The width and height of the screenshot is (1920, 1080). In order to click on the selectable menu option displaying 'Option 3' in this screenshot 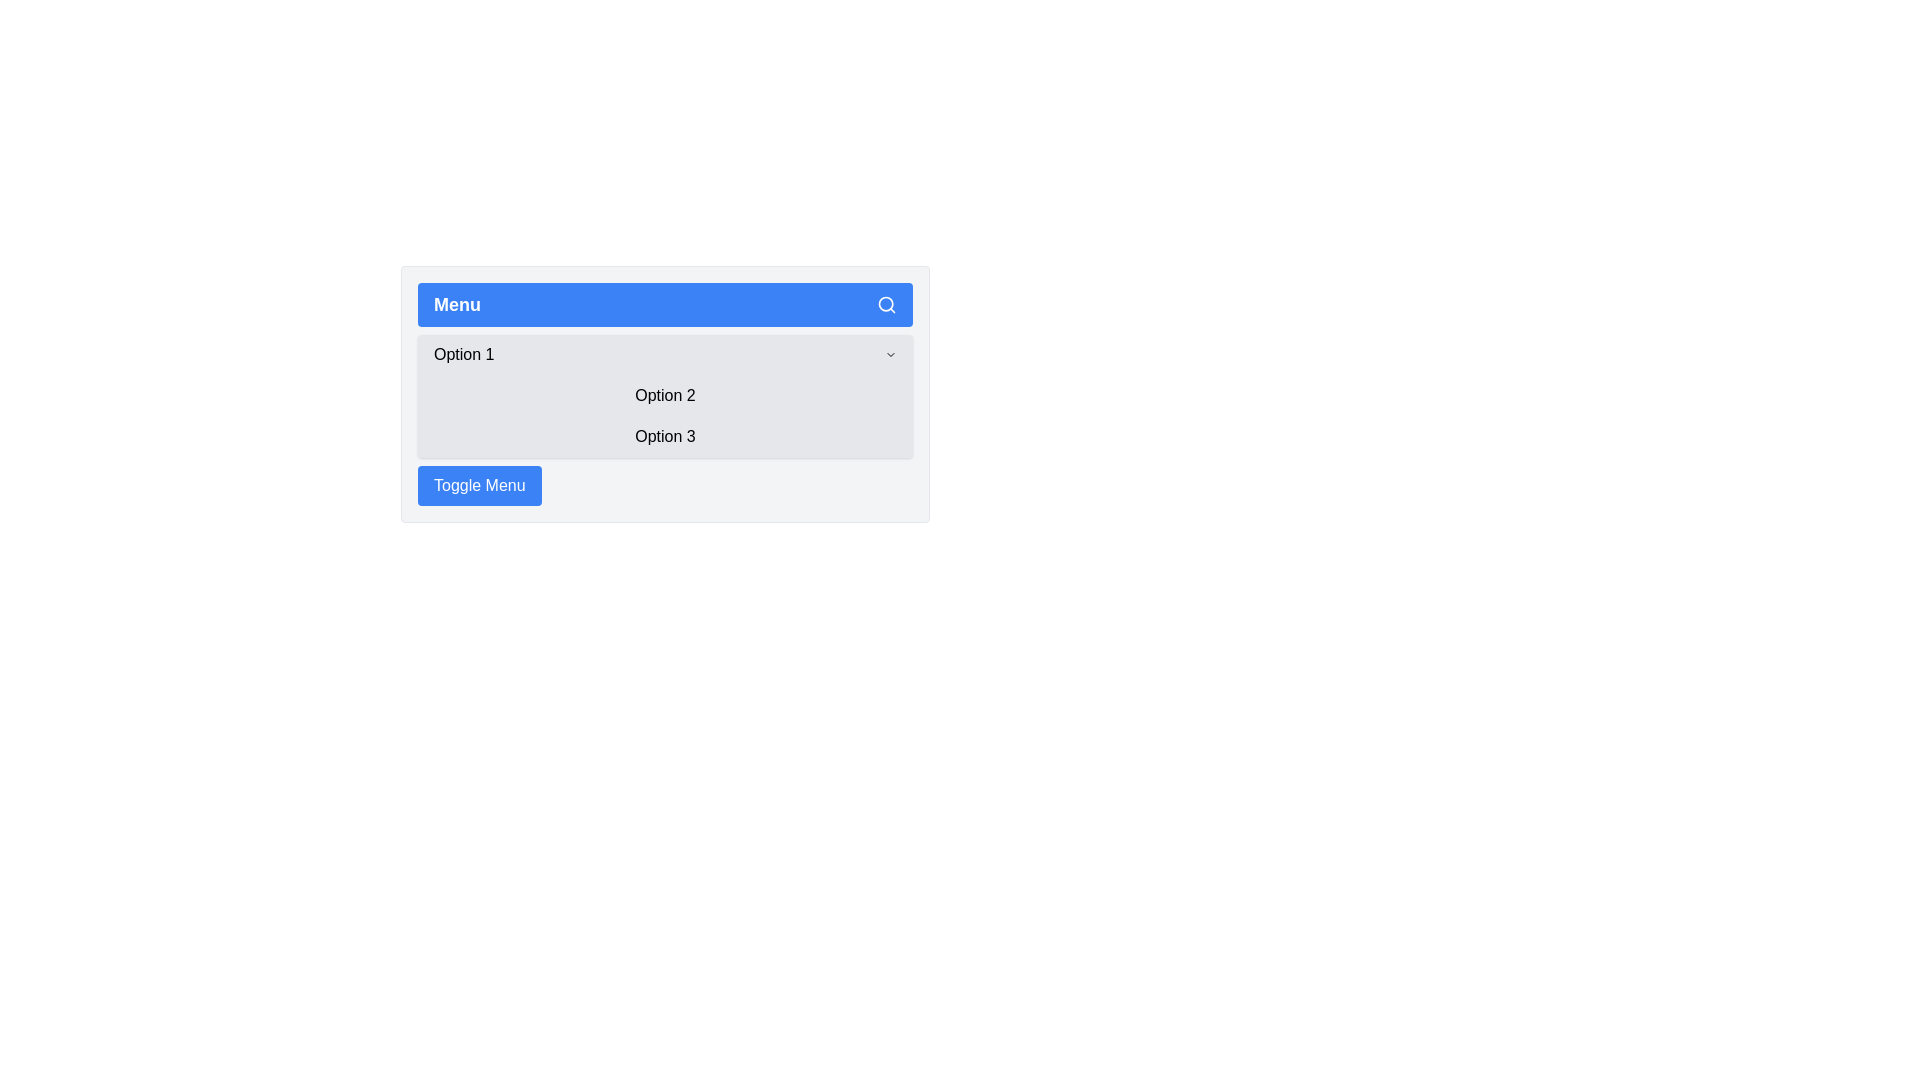, I will do `click(665, 436)`.